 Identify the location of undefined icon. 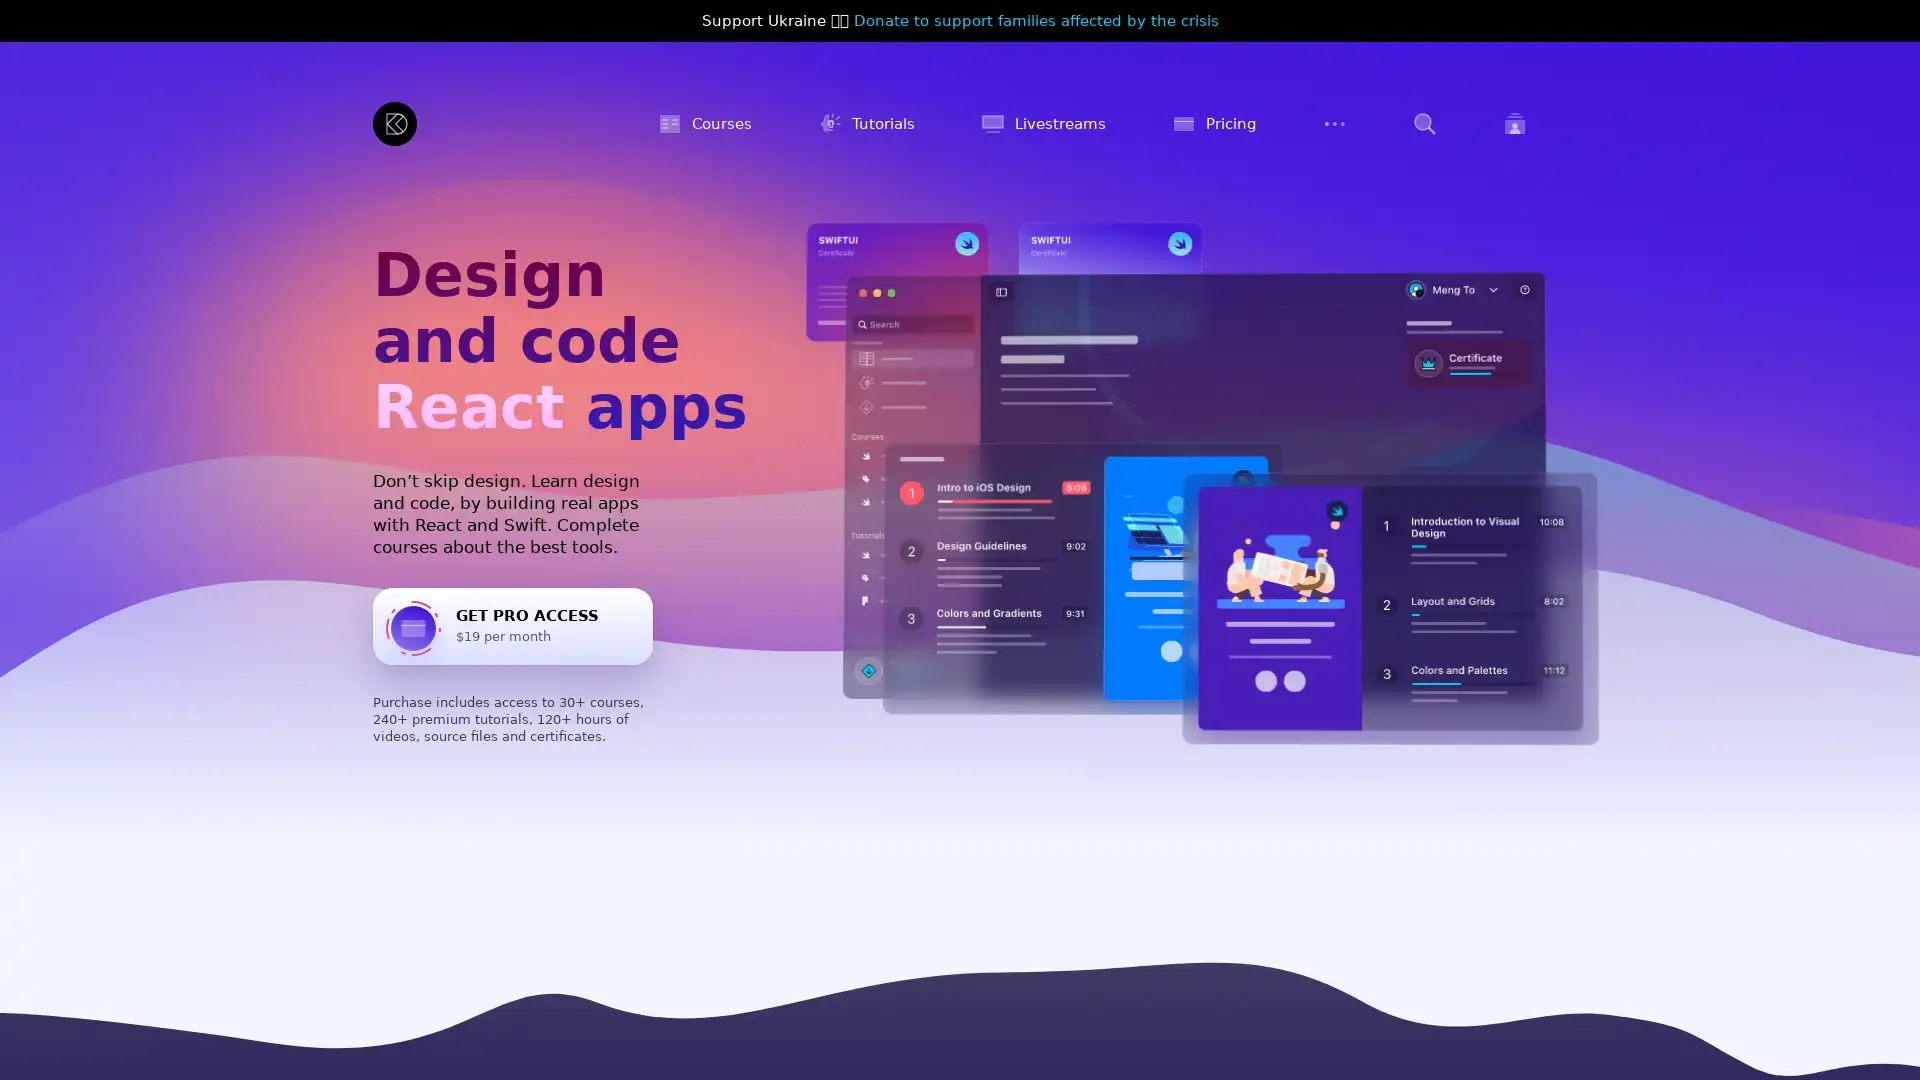
(1424, 123).